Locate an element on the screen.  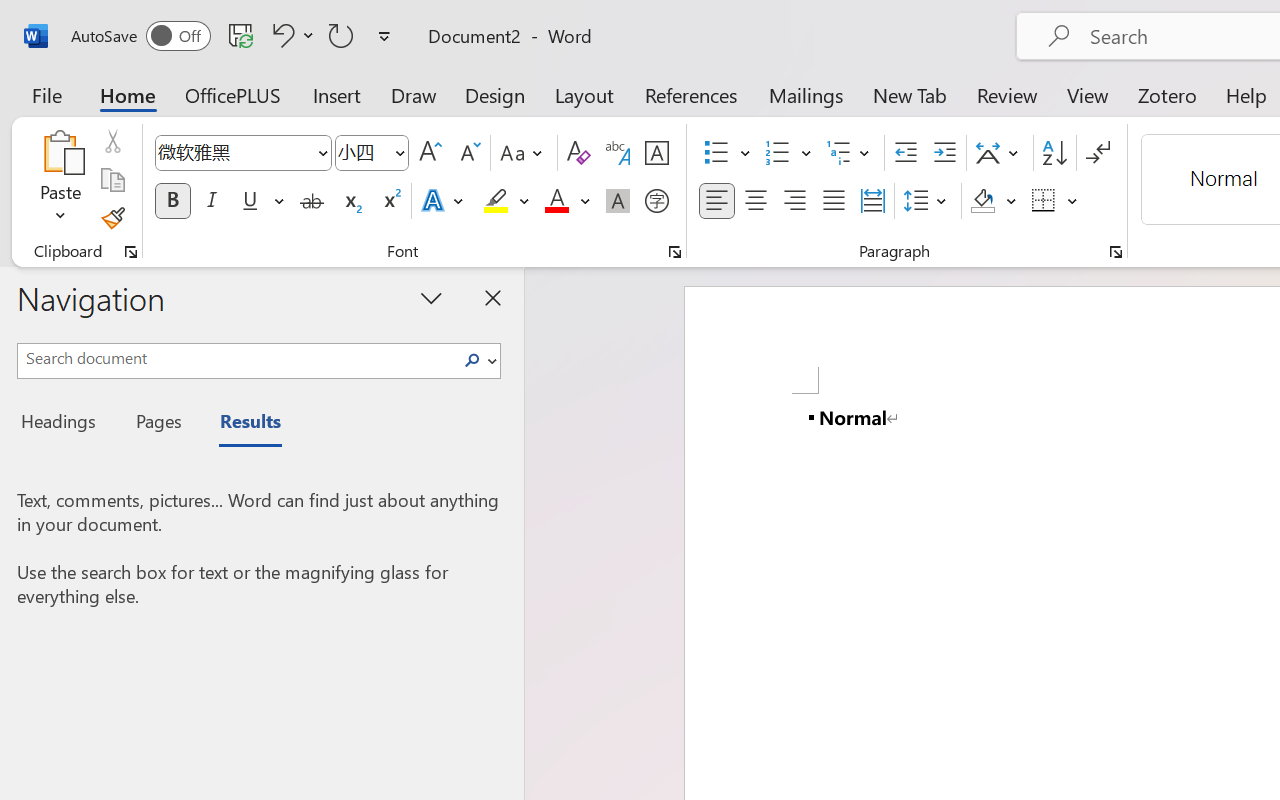
'Search' is located at coordinates (471, 360).